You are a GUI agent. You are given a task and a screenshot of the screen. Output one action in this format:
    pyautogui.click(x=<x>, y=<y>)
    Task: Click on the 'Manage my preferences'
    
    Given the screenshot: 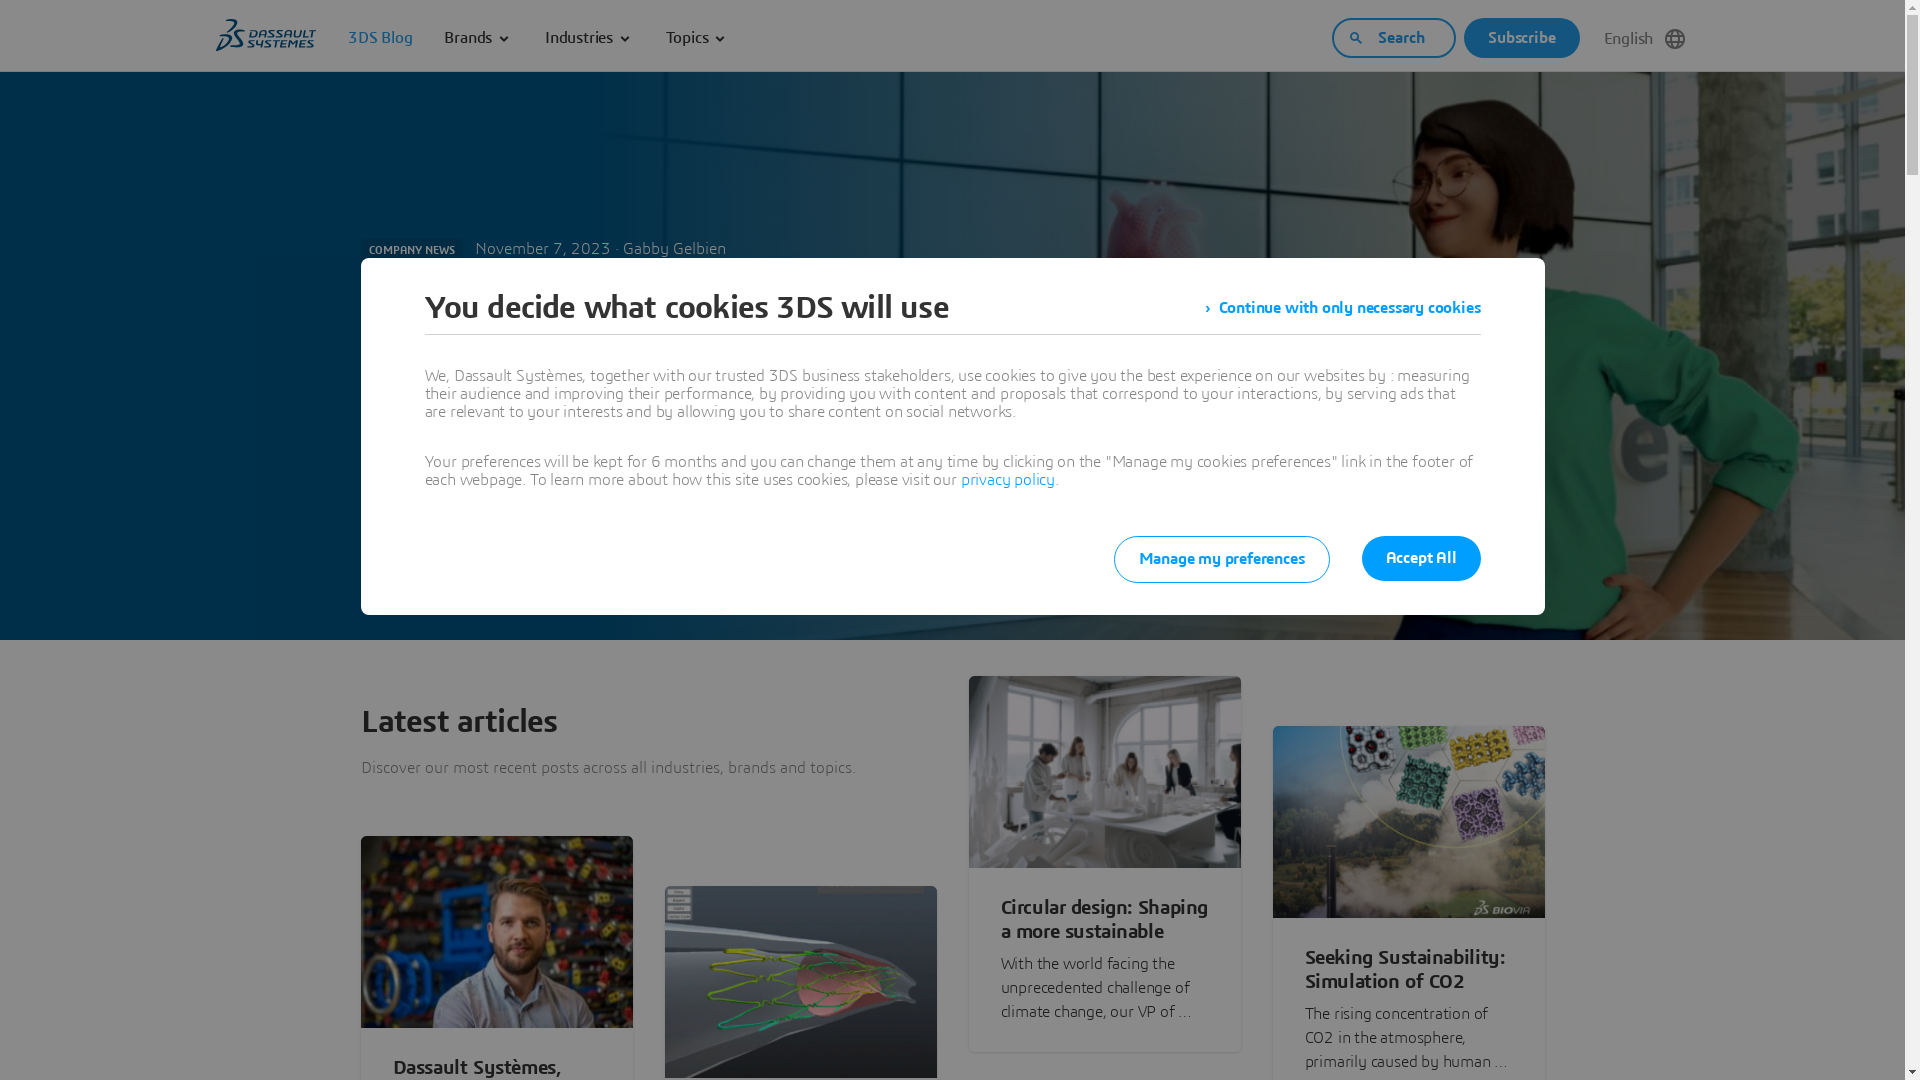 What is the action you would take?
    pyautogui.click(x=1221, y=559)
    